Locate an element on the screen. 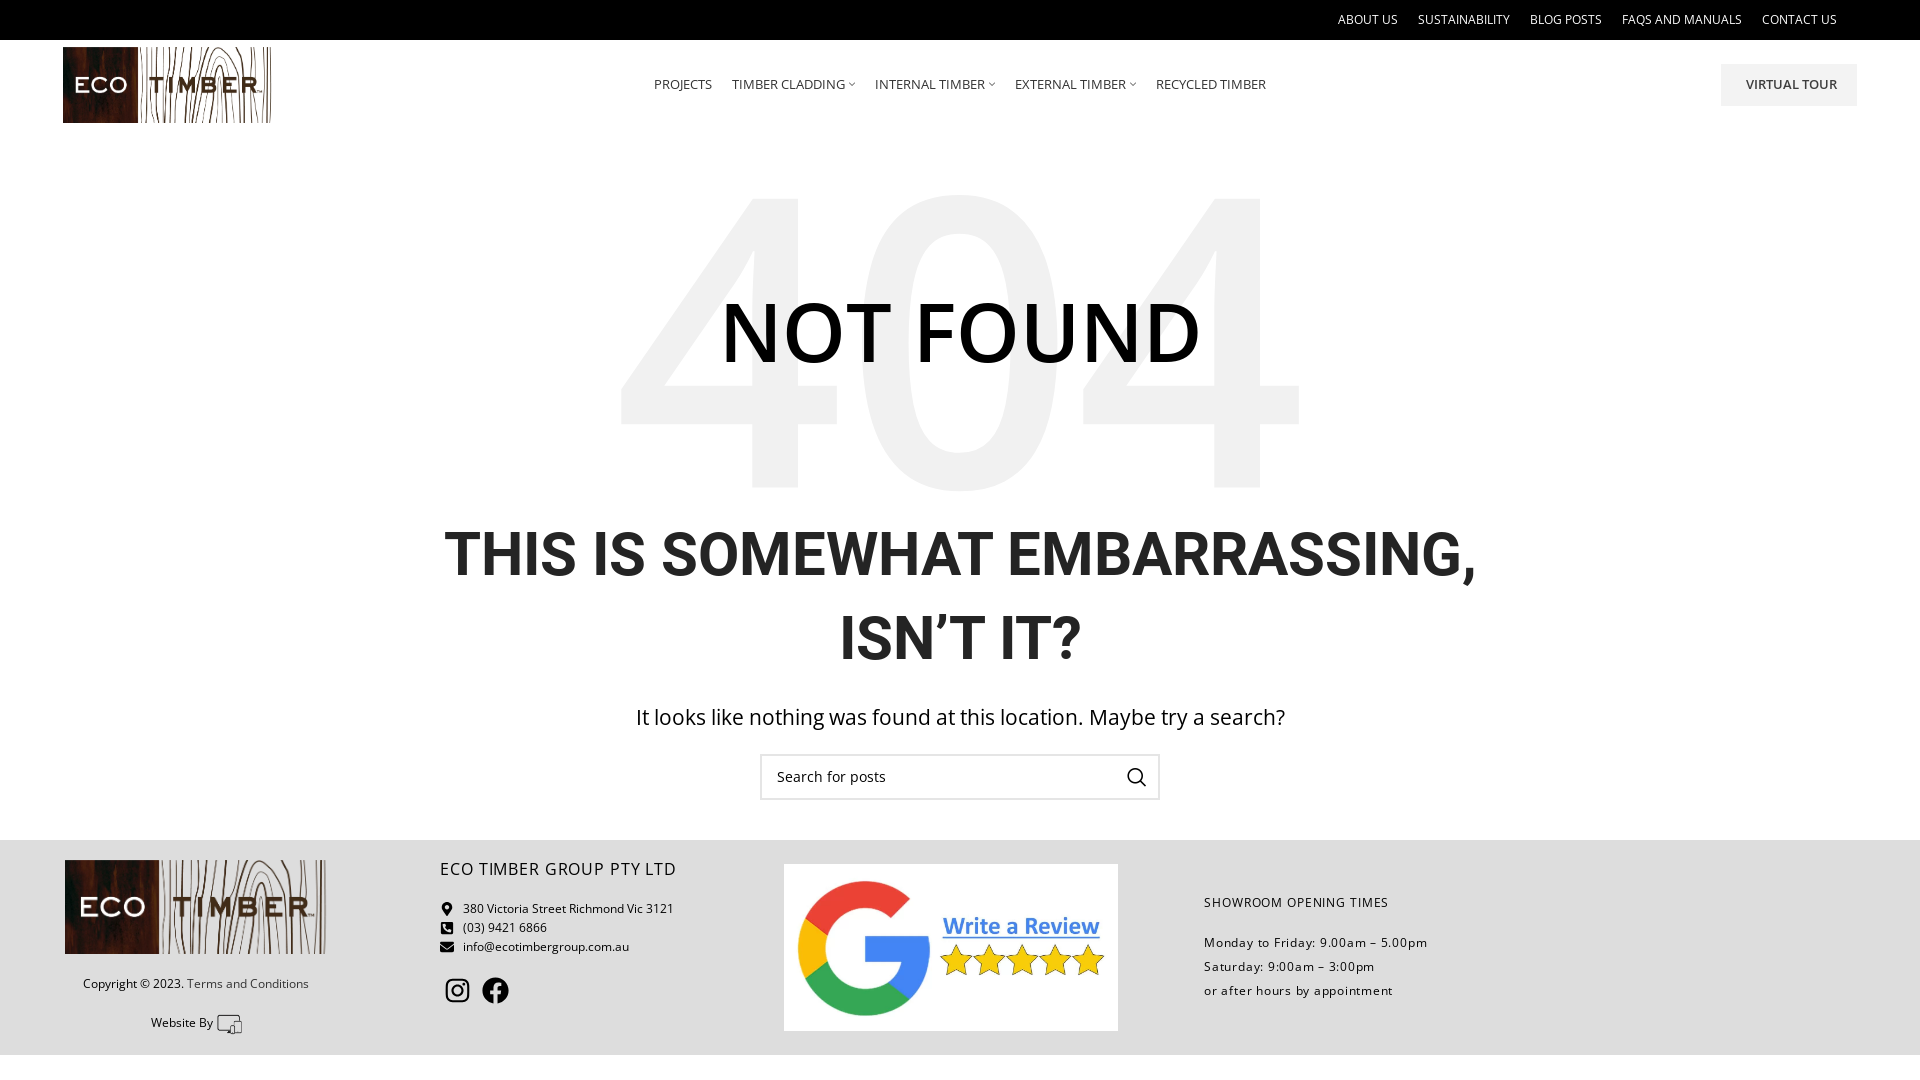  'SEARCH' is located at coordinates (1112, 775).